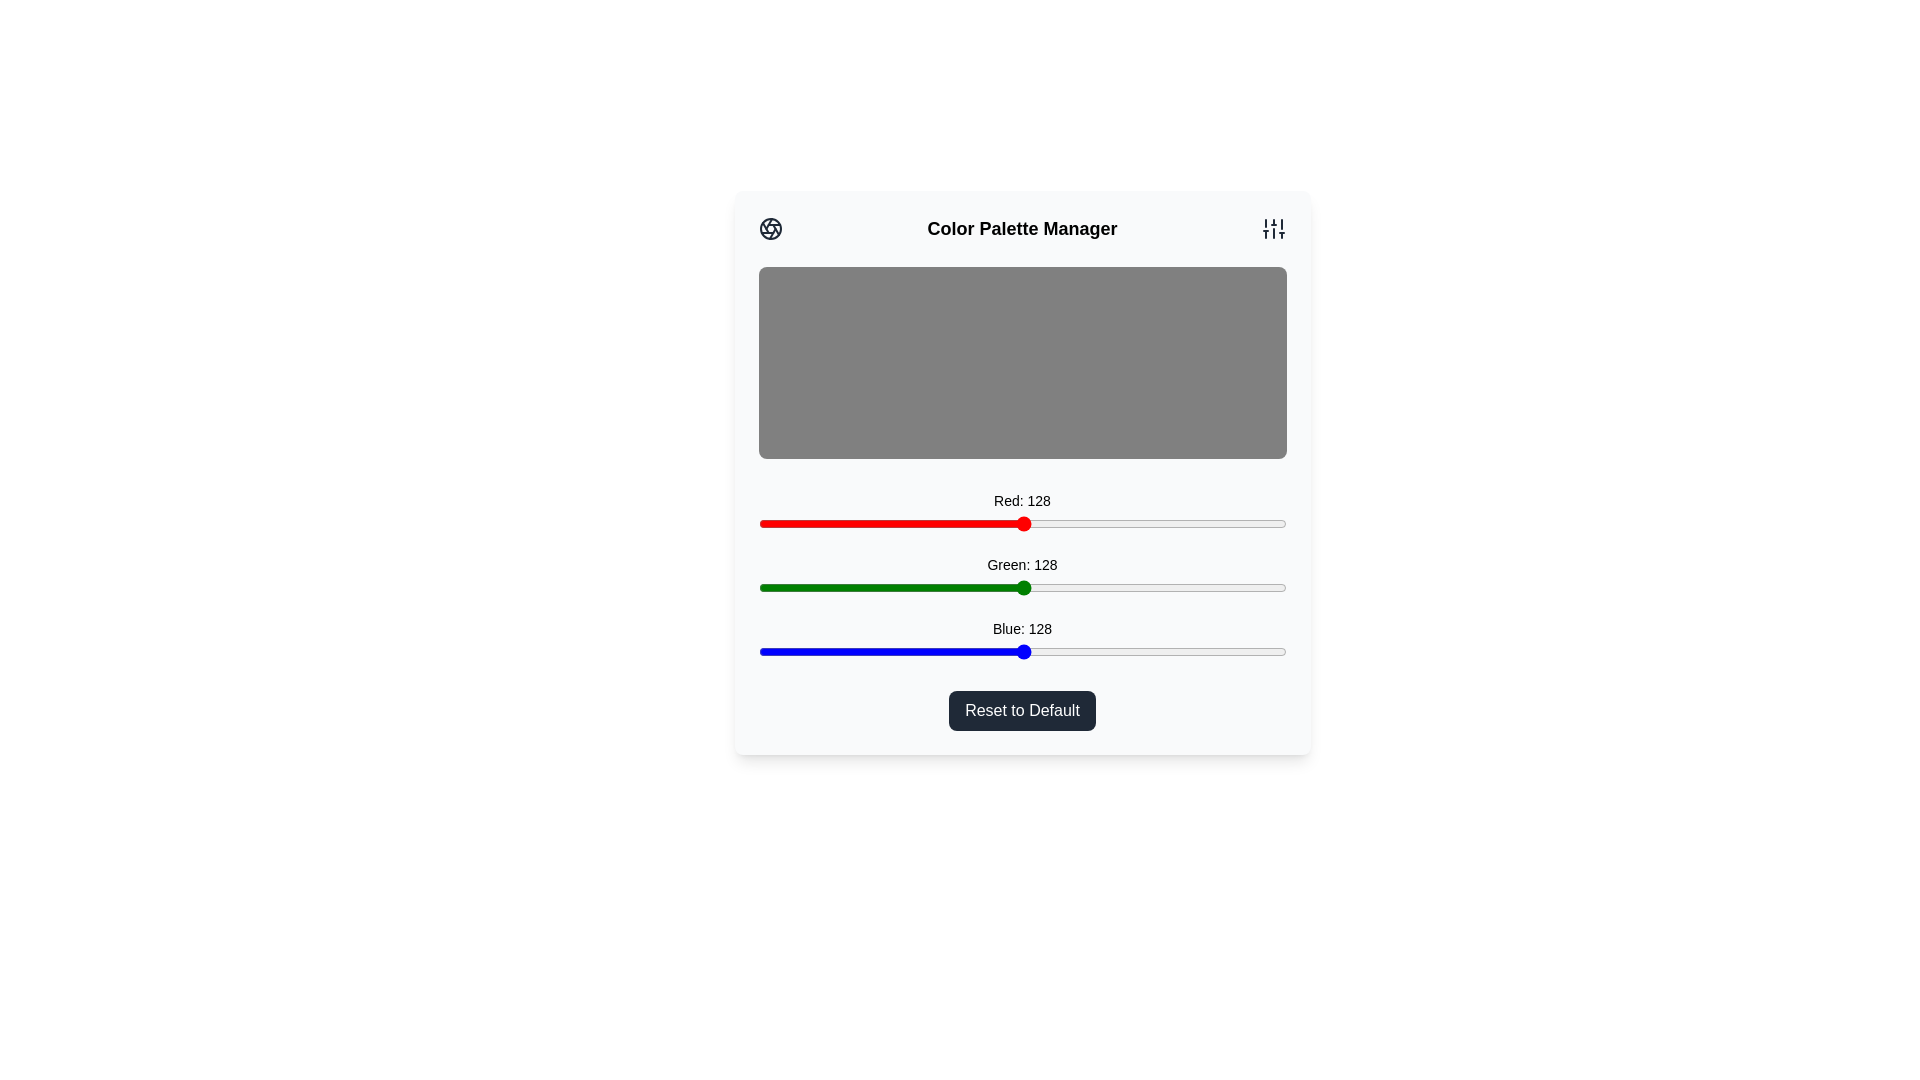 The image size is (1920, 1080). Describe the element at coordinates (1219, 586) in the screenshot. I see `the green slider to set the green intensity to 223` at that location.